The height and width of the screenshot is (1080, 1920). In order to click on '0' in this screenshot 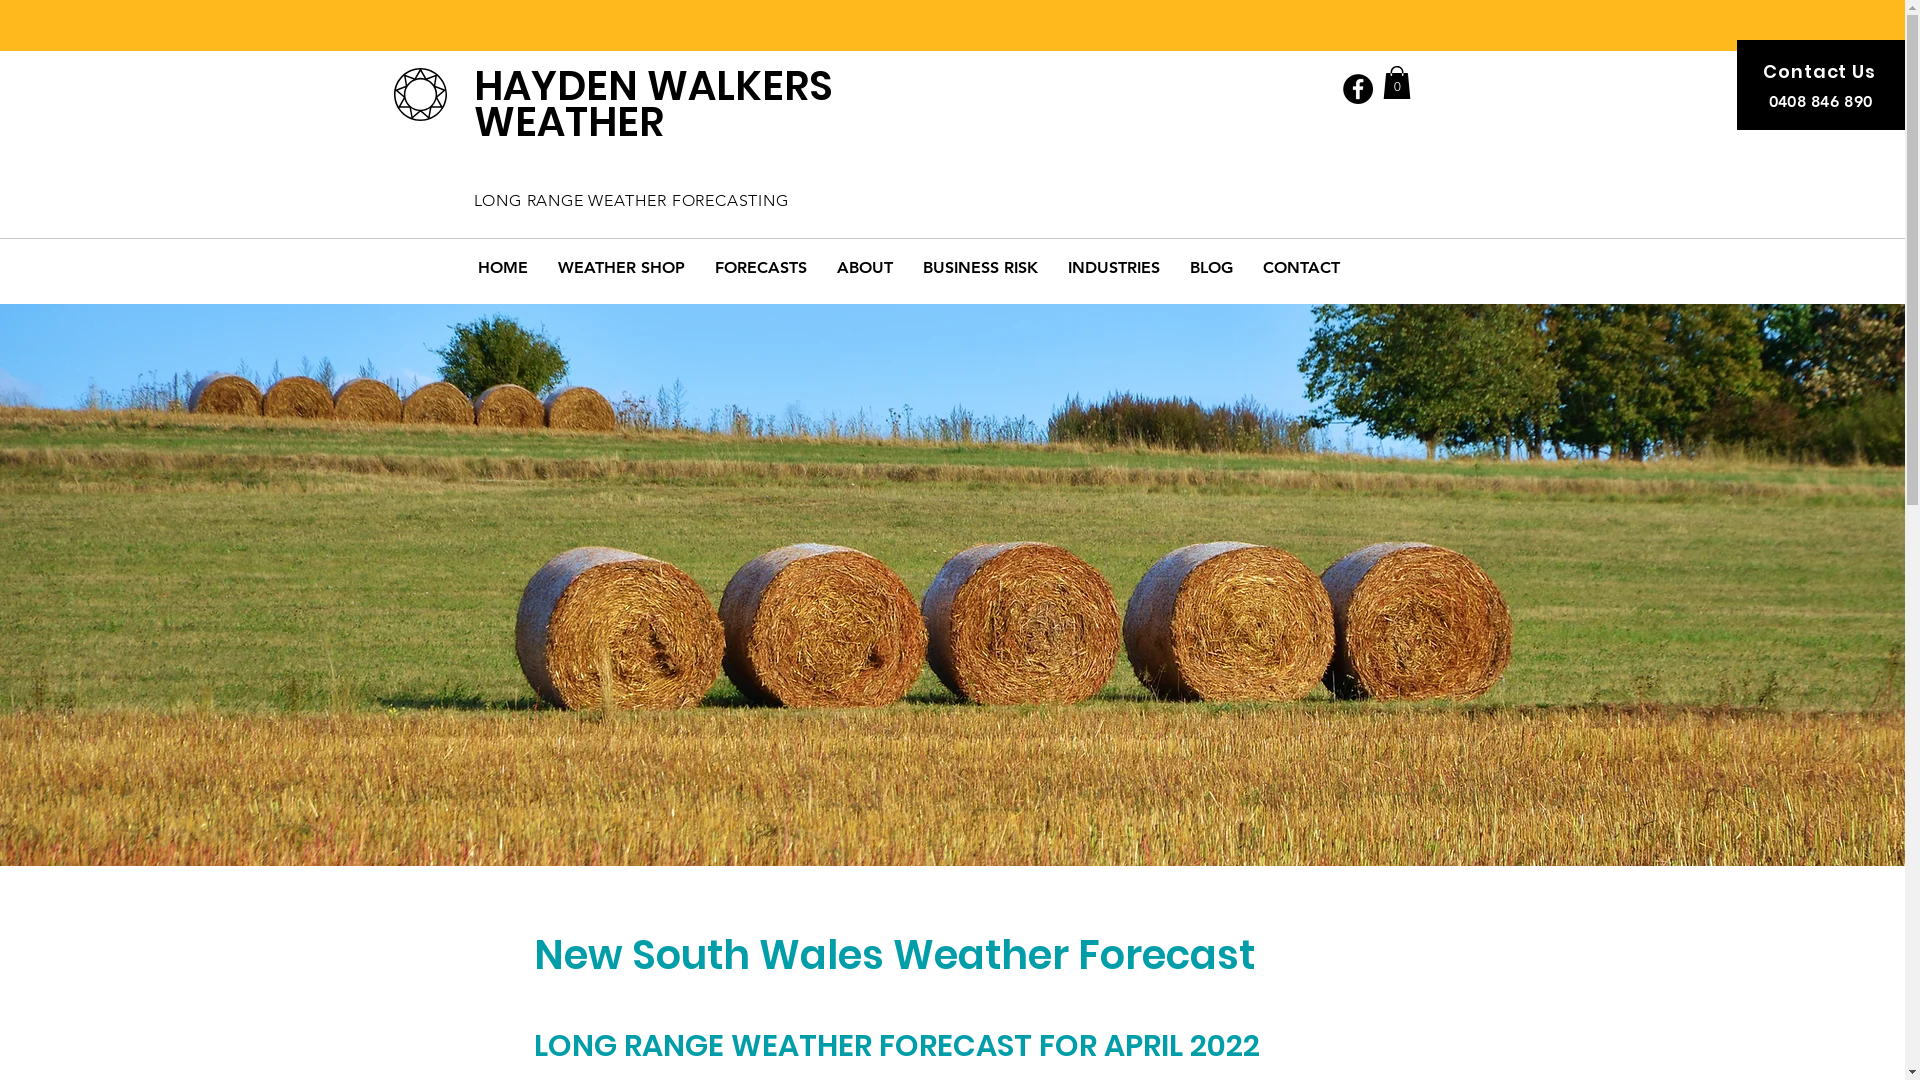, I will do `click(1395, 81)`.